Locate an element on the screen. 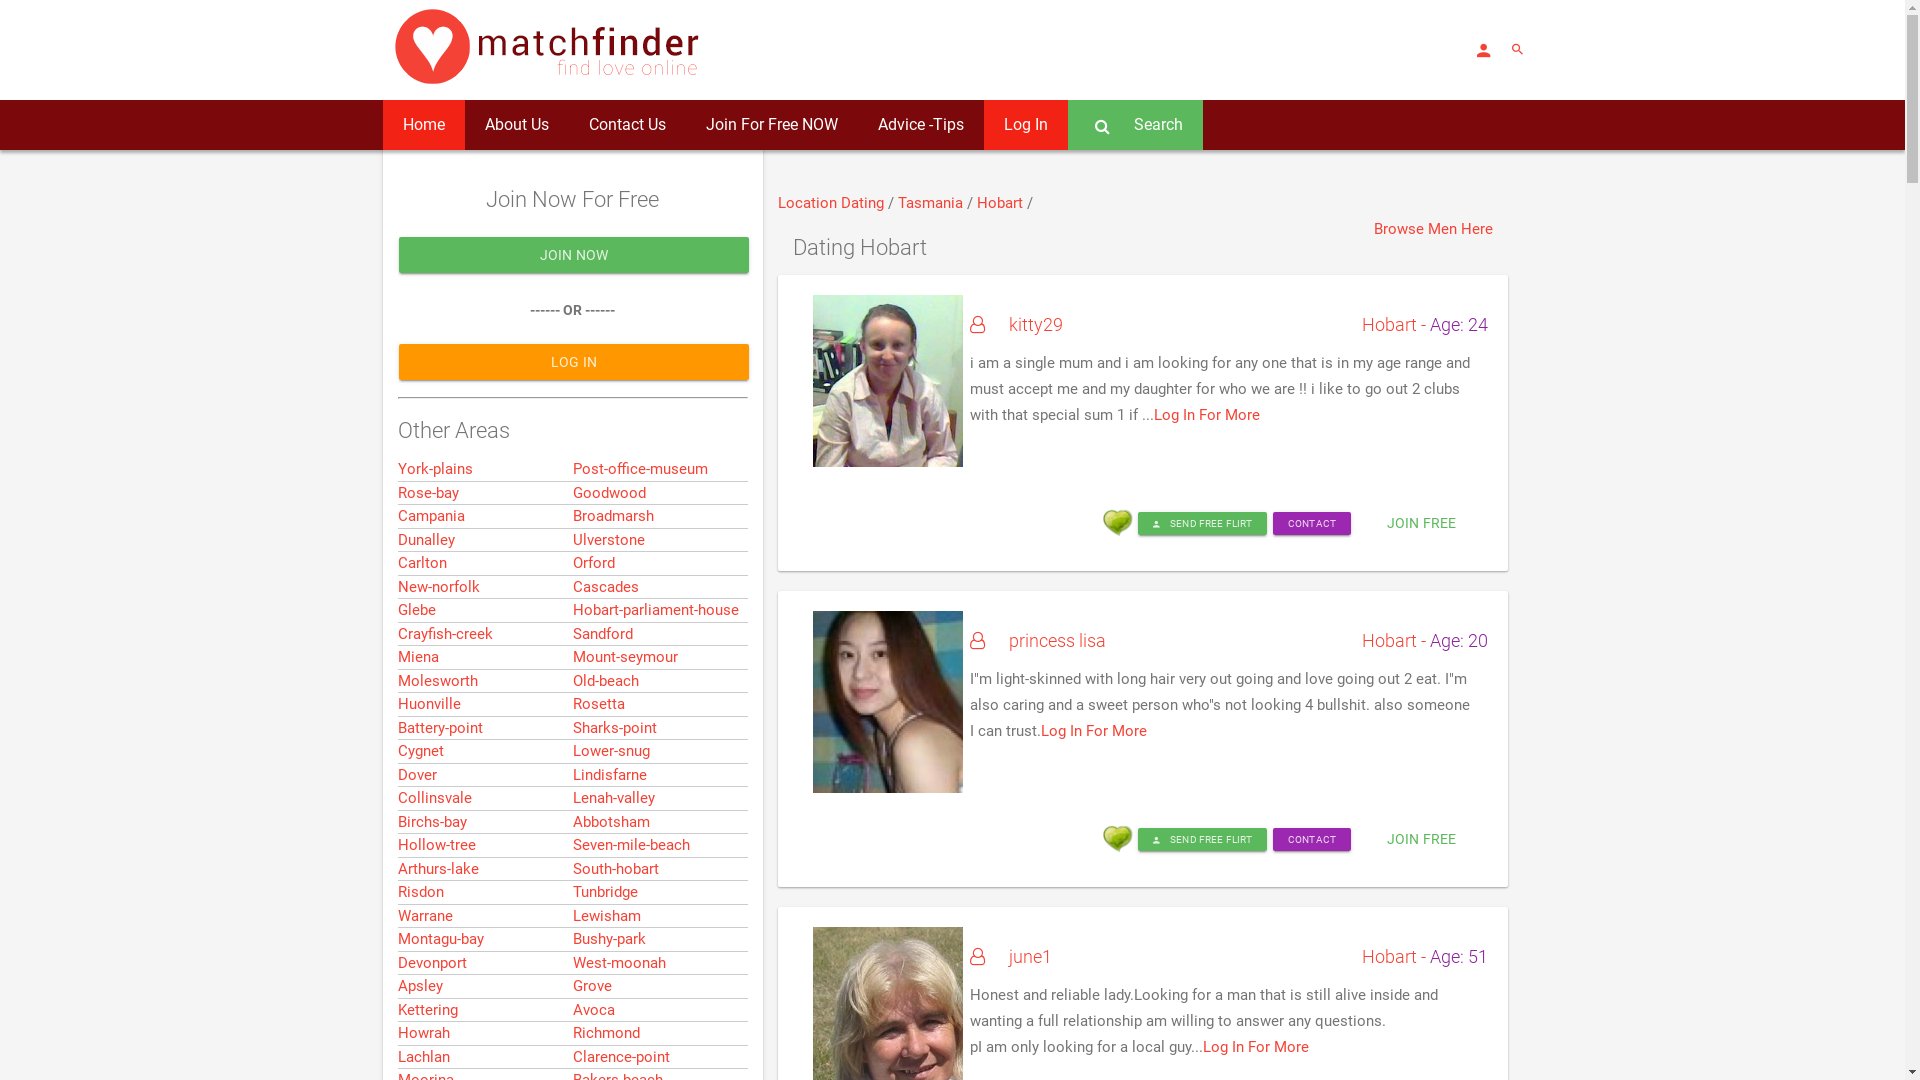  'Miena' is located at coordinates (417, 656).